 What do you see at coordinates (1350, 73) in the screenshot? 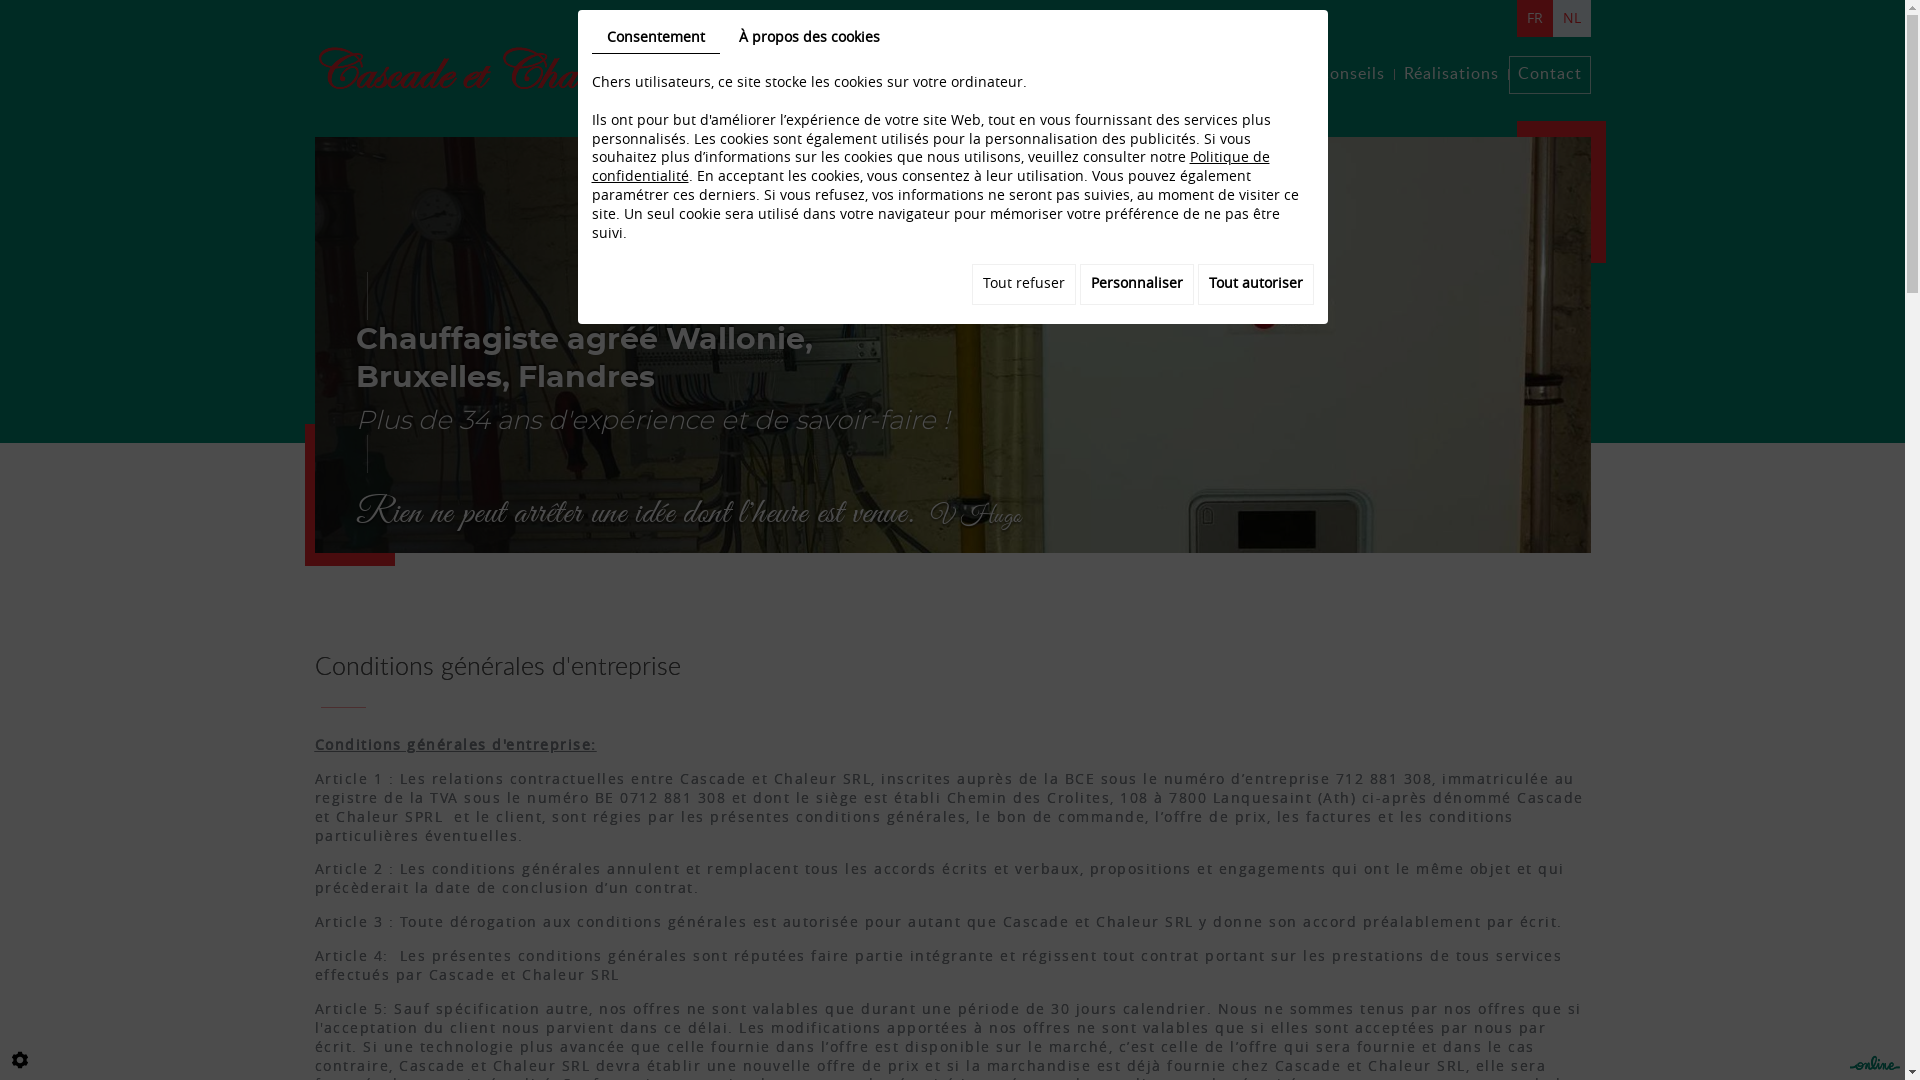
I see `'Conseils'` at bounding box center [1350, 73].